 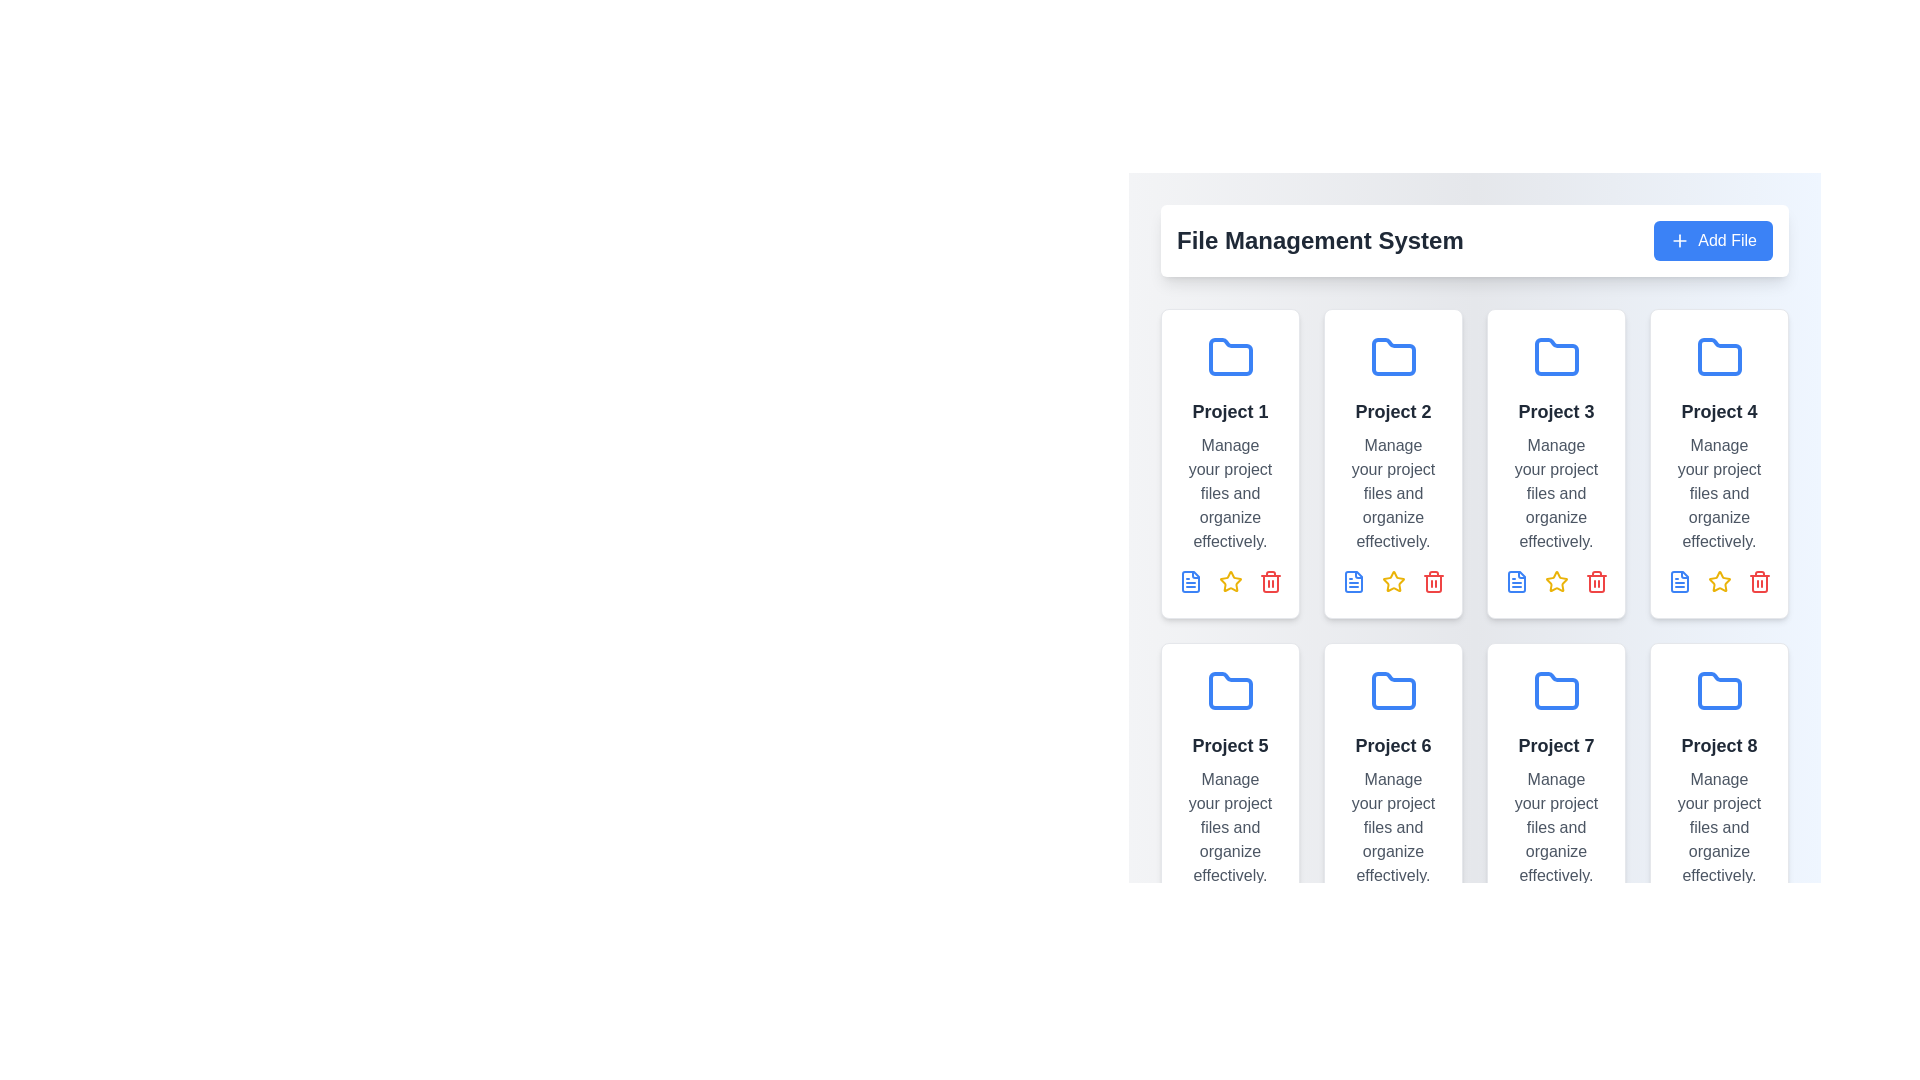 What do you see at coordinates (1555, 411) in the screenshot?
I see `the text label representing the title of the third project card in the first row` at bounding box center [1555, 411].